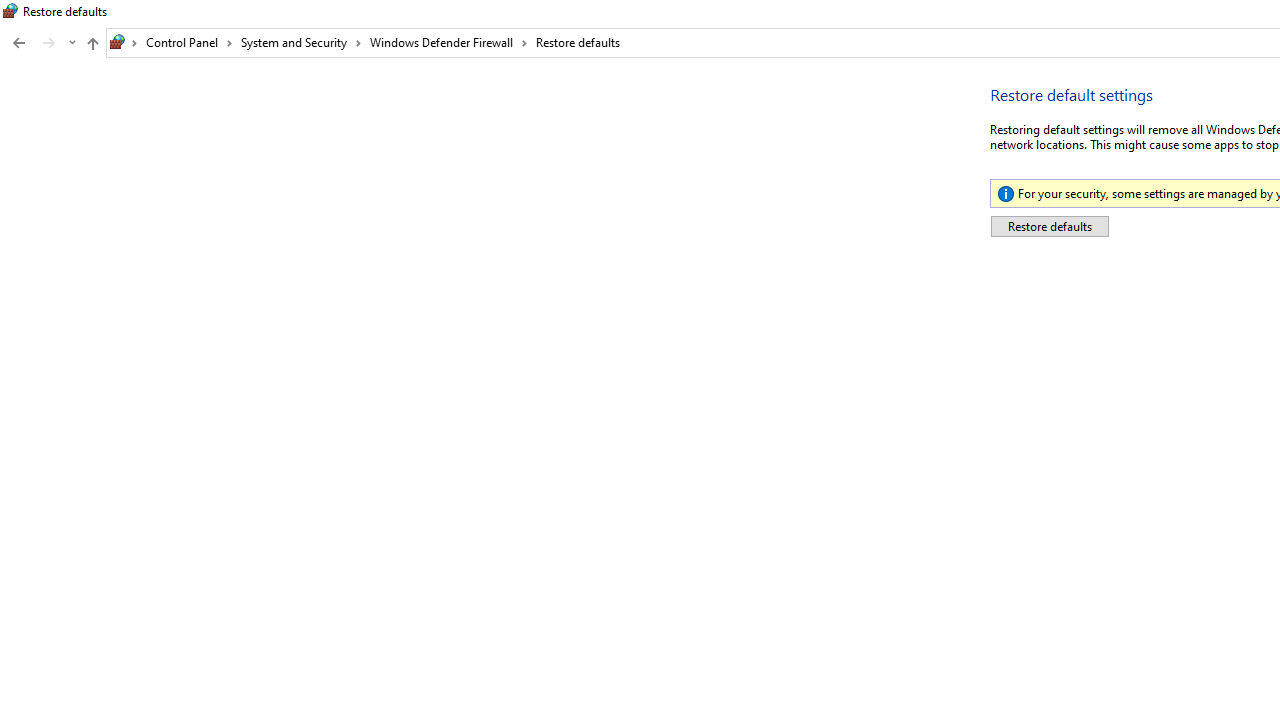 The width and height of the screenshot is (1280, 720). What do you see at coordinates (19, 43) in the screenshot?
I see `'Back to Windows Defender Firewall (Alt + Left Arrow)'` at bounding box center [19, 43].